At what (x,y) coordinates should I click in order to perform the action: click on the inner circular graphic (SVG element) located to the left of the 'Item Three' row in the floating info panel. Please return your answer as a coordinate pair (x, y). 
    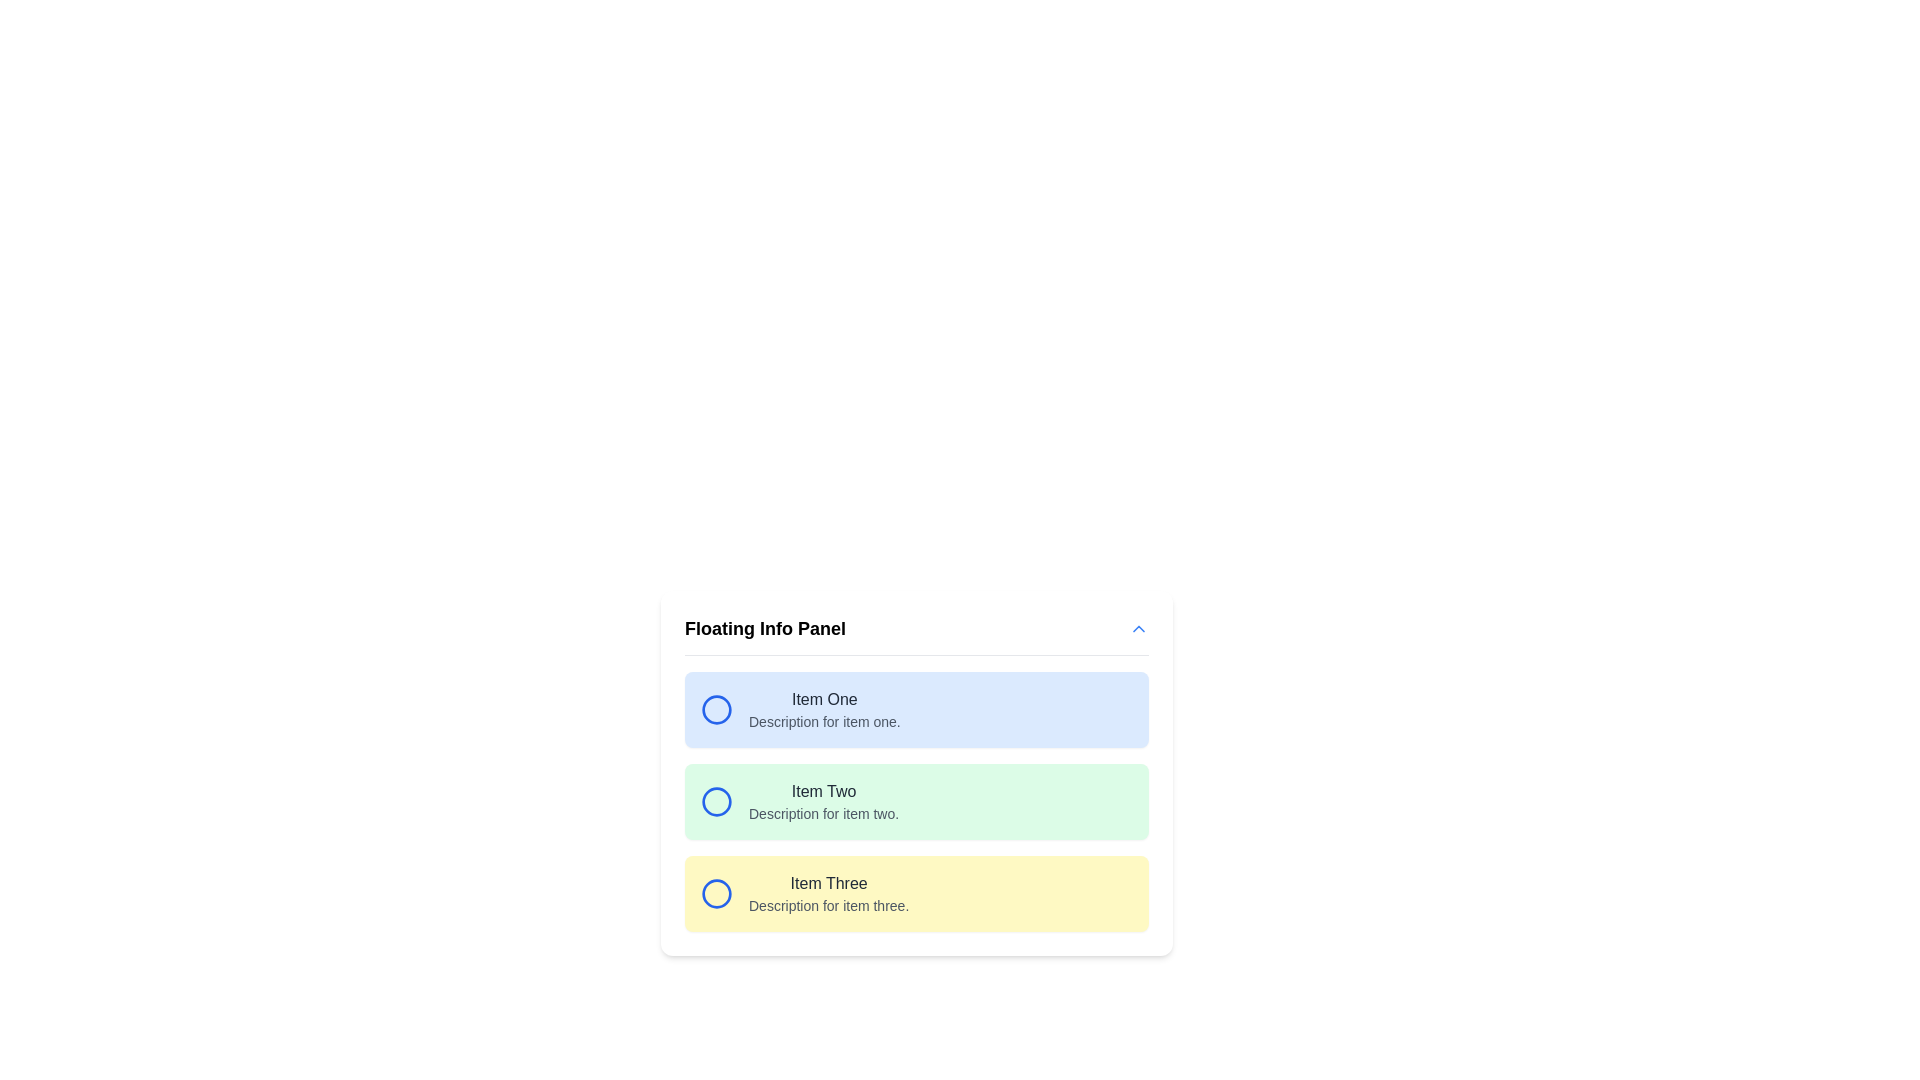
    Looking at the image, I should click on (716, 893).